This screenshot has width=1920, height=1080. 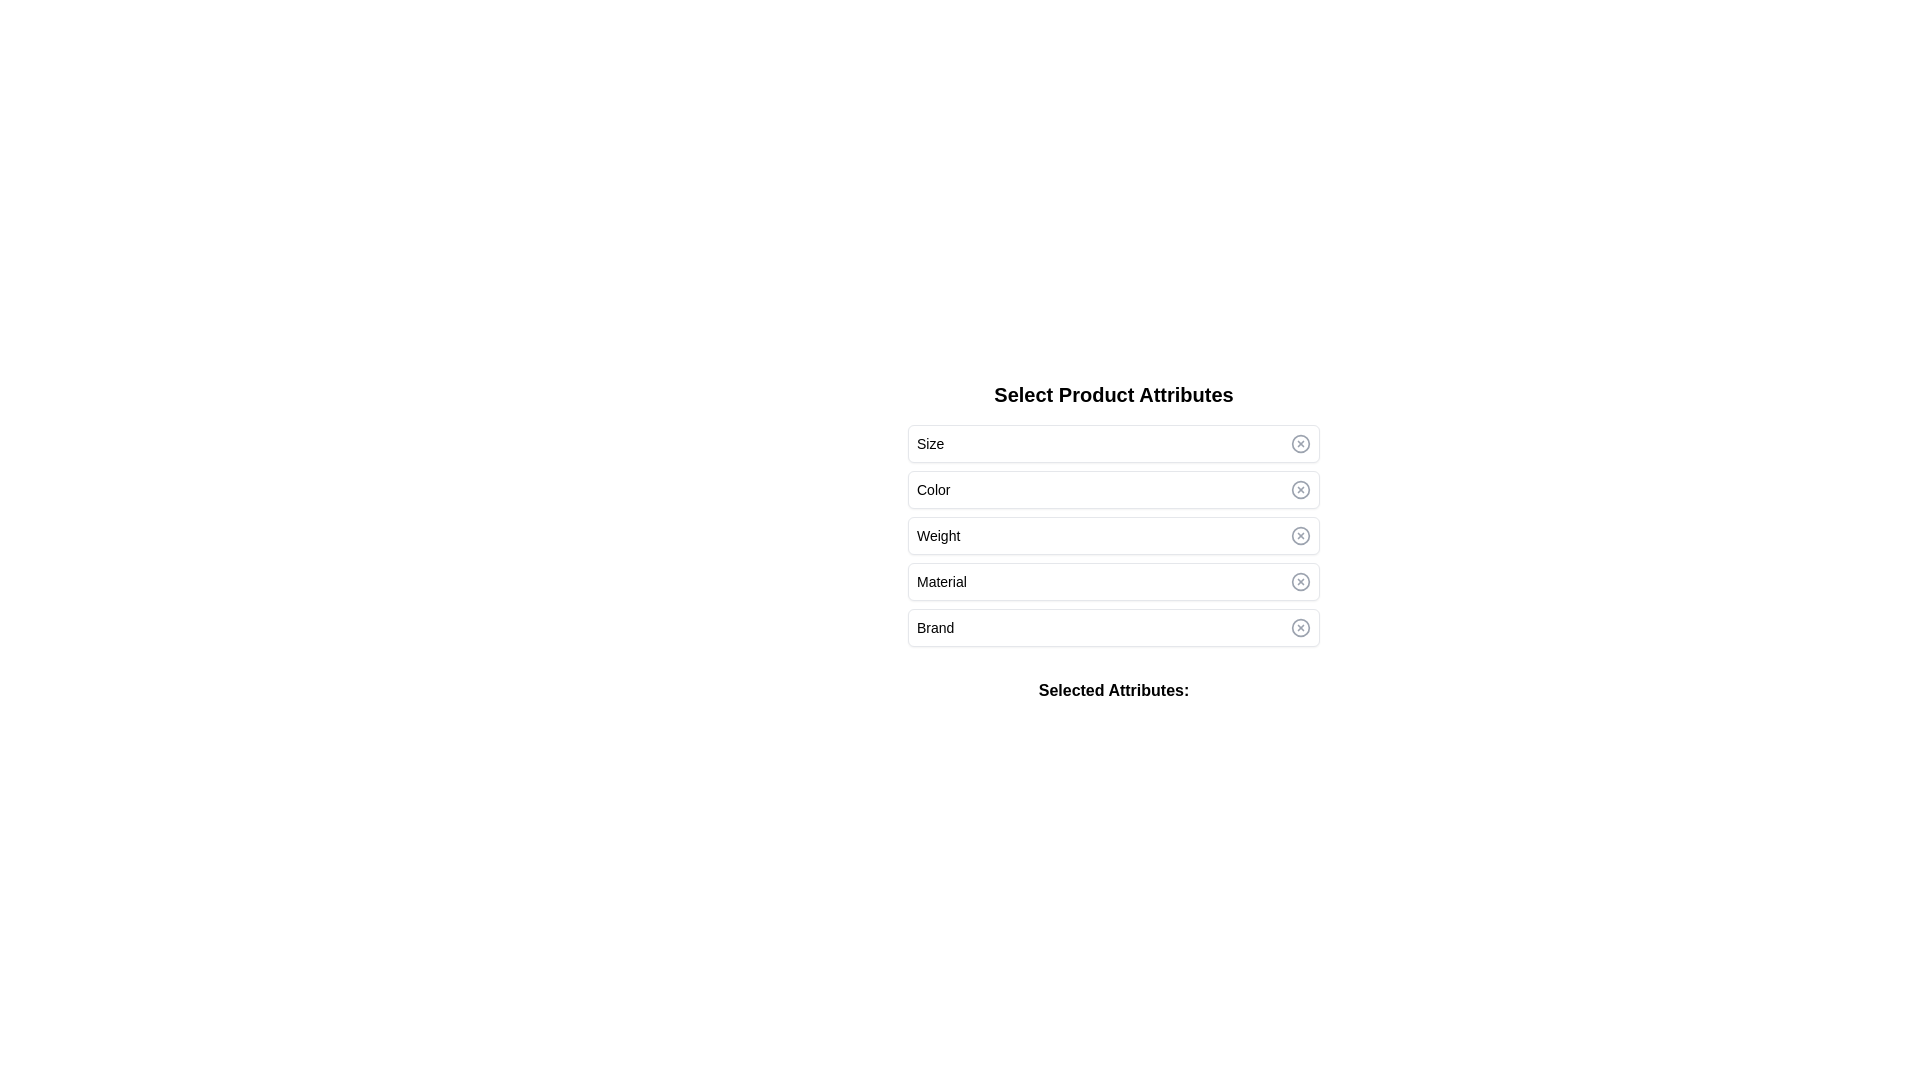 What do you see at coordinates (1112, 535) in the screenshot?
I see `the attribute Weight by clicking its row` at bounding box center [1112, 535].